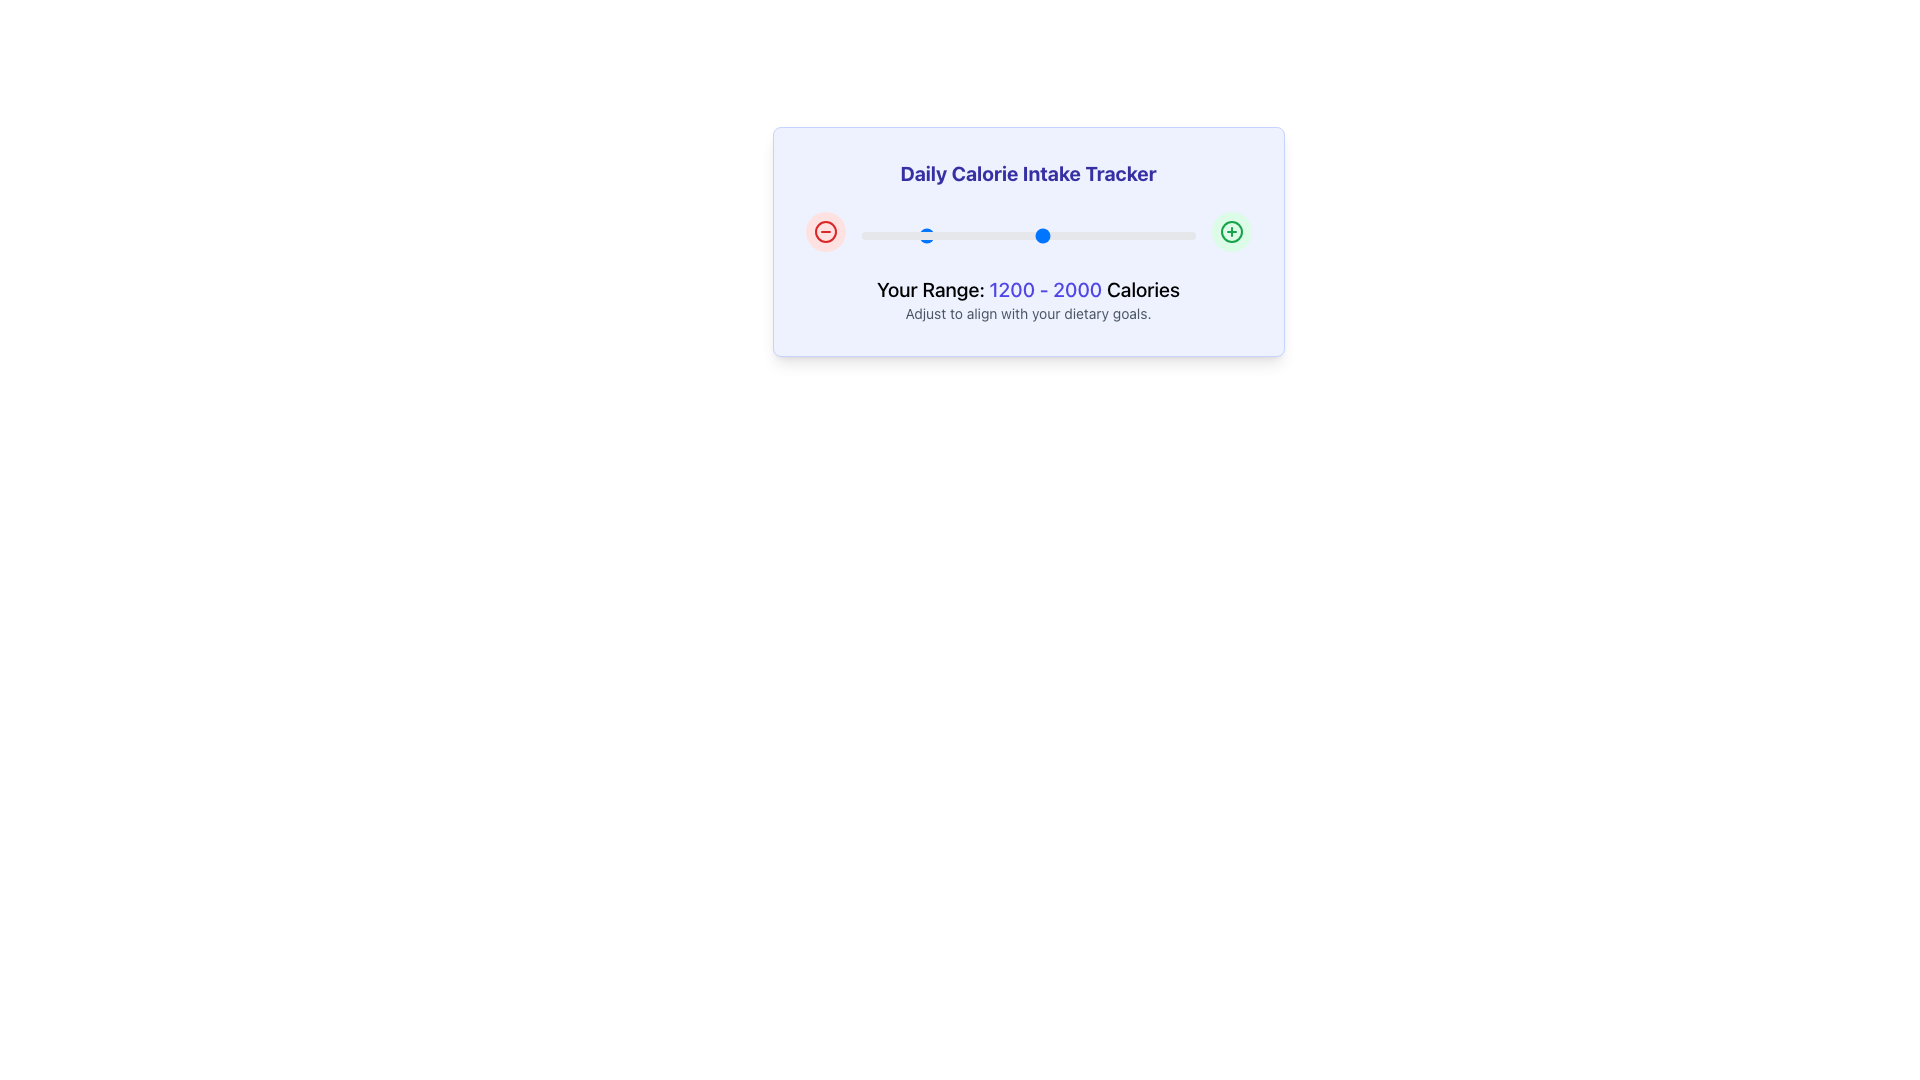 This screenshot has width=1920, height=1080. What do you see at coordinates (1044, 289) in the screenshot?
I see `the text element displaying '1200 - 2000' which is part of the phrase 'Your Range: 1200 - 2000 Calories'` at bounding box center [1044, 289].